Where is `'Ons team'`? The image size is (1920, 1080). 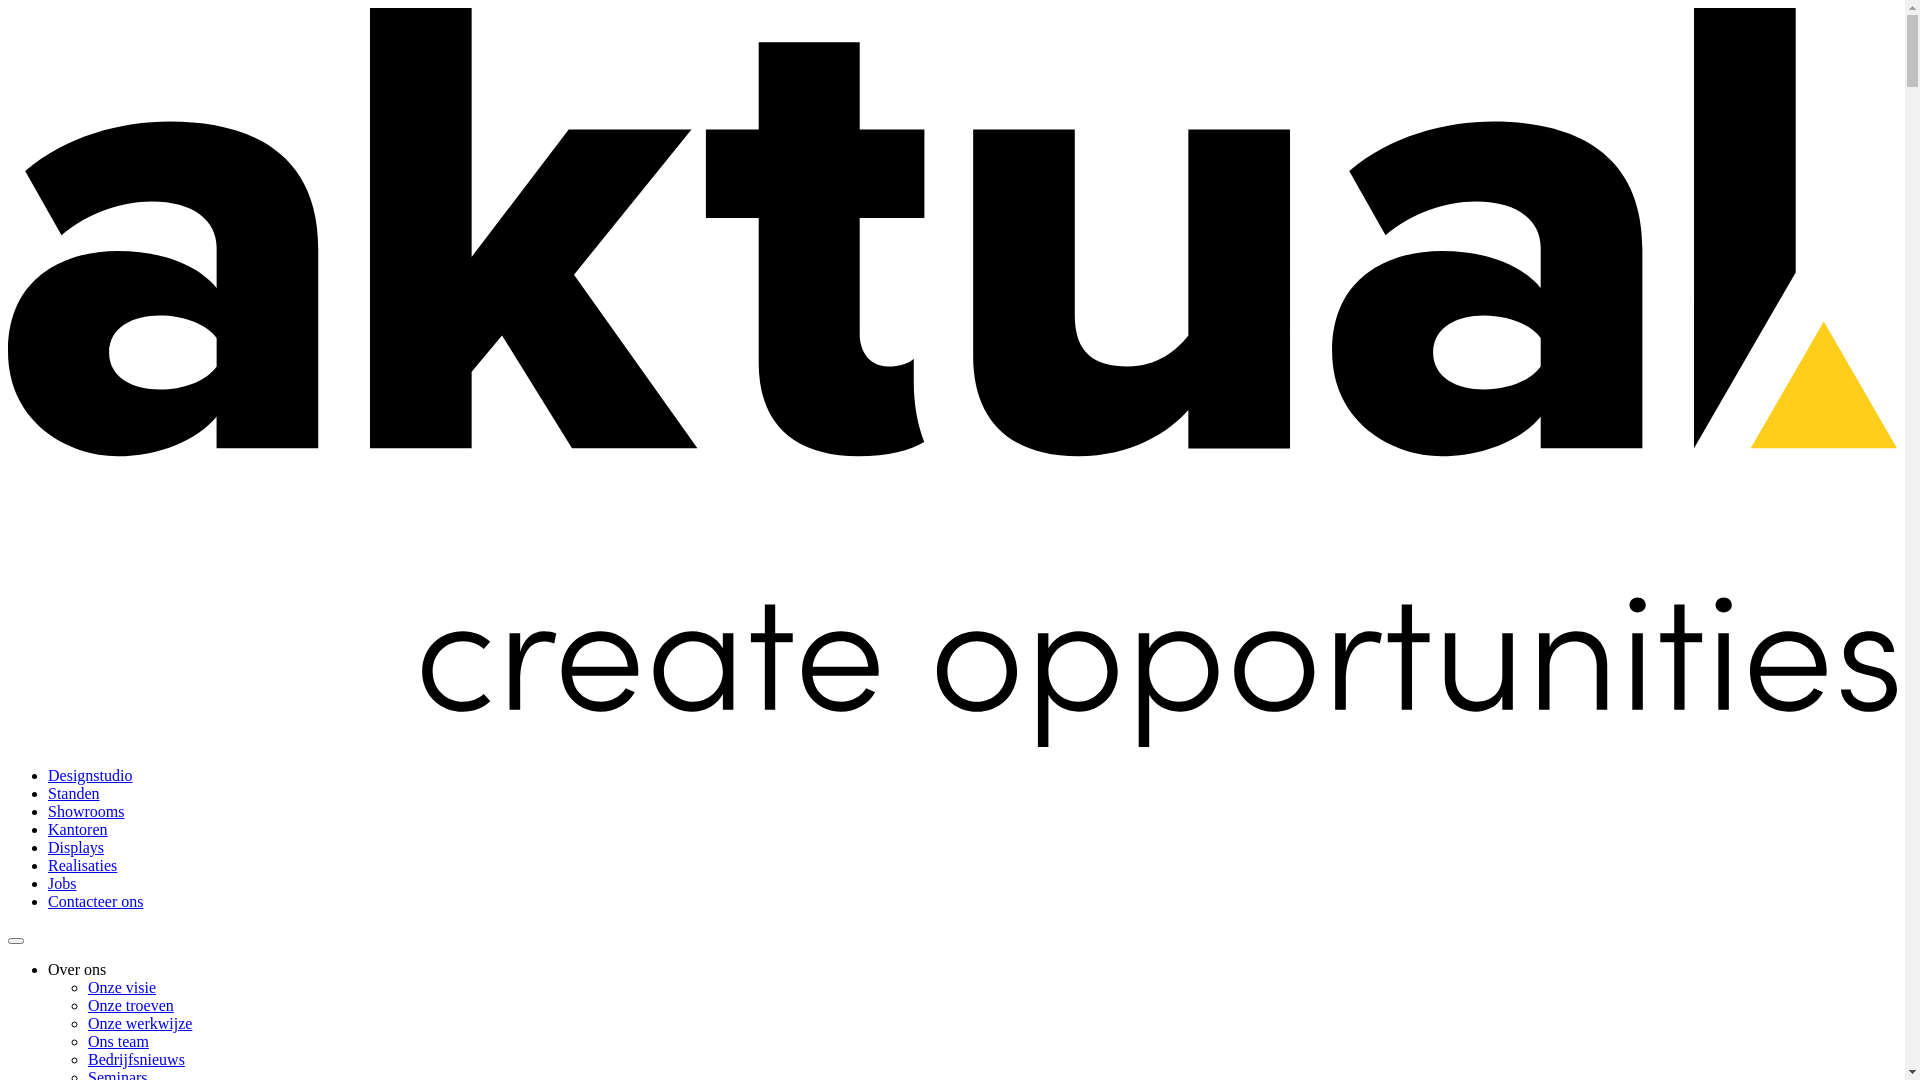 'Ons team' is located at coordinates (117, 1040).